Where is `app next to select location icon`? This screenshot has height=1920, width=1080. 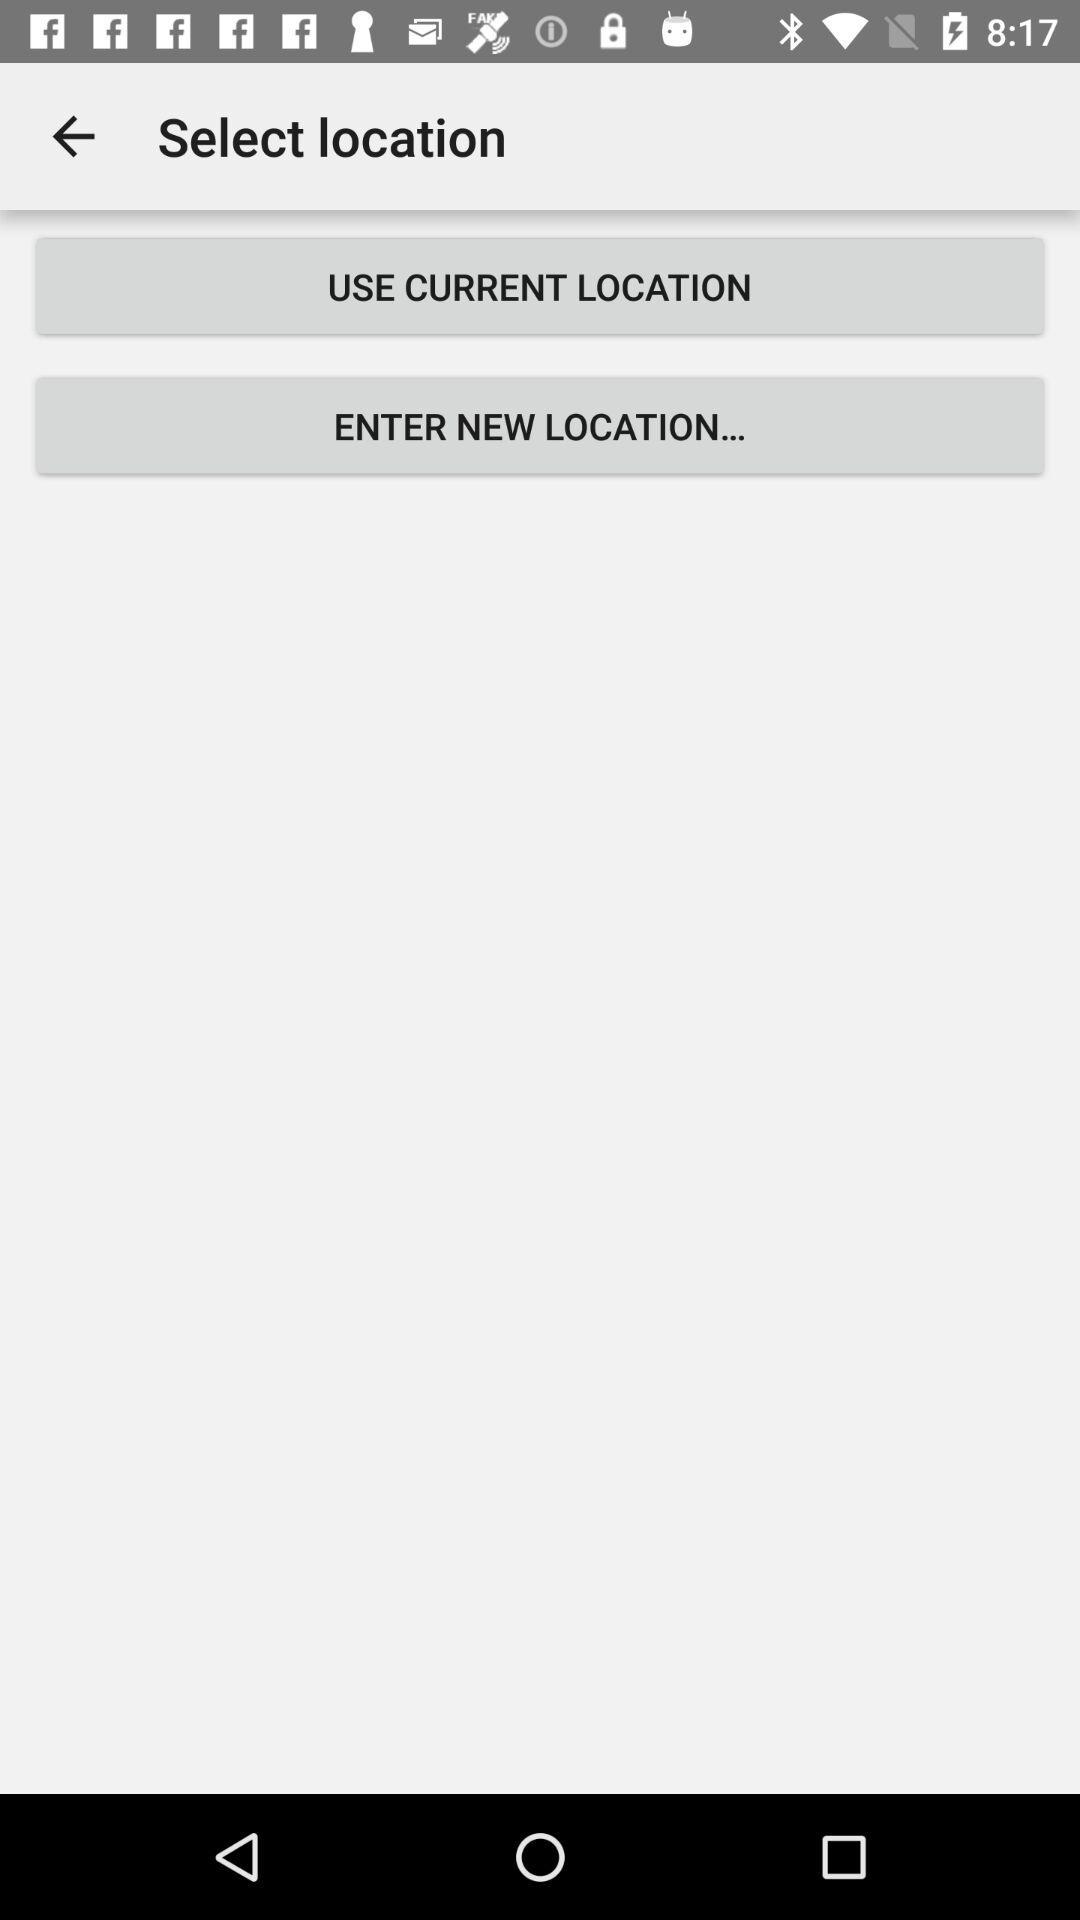 app next to select location icon is located at coordinates (72, 135).